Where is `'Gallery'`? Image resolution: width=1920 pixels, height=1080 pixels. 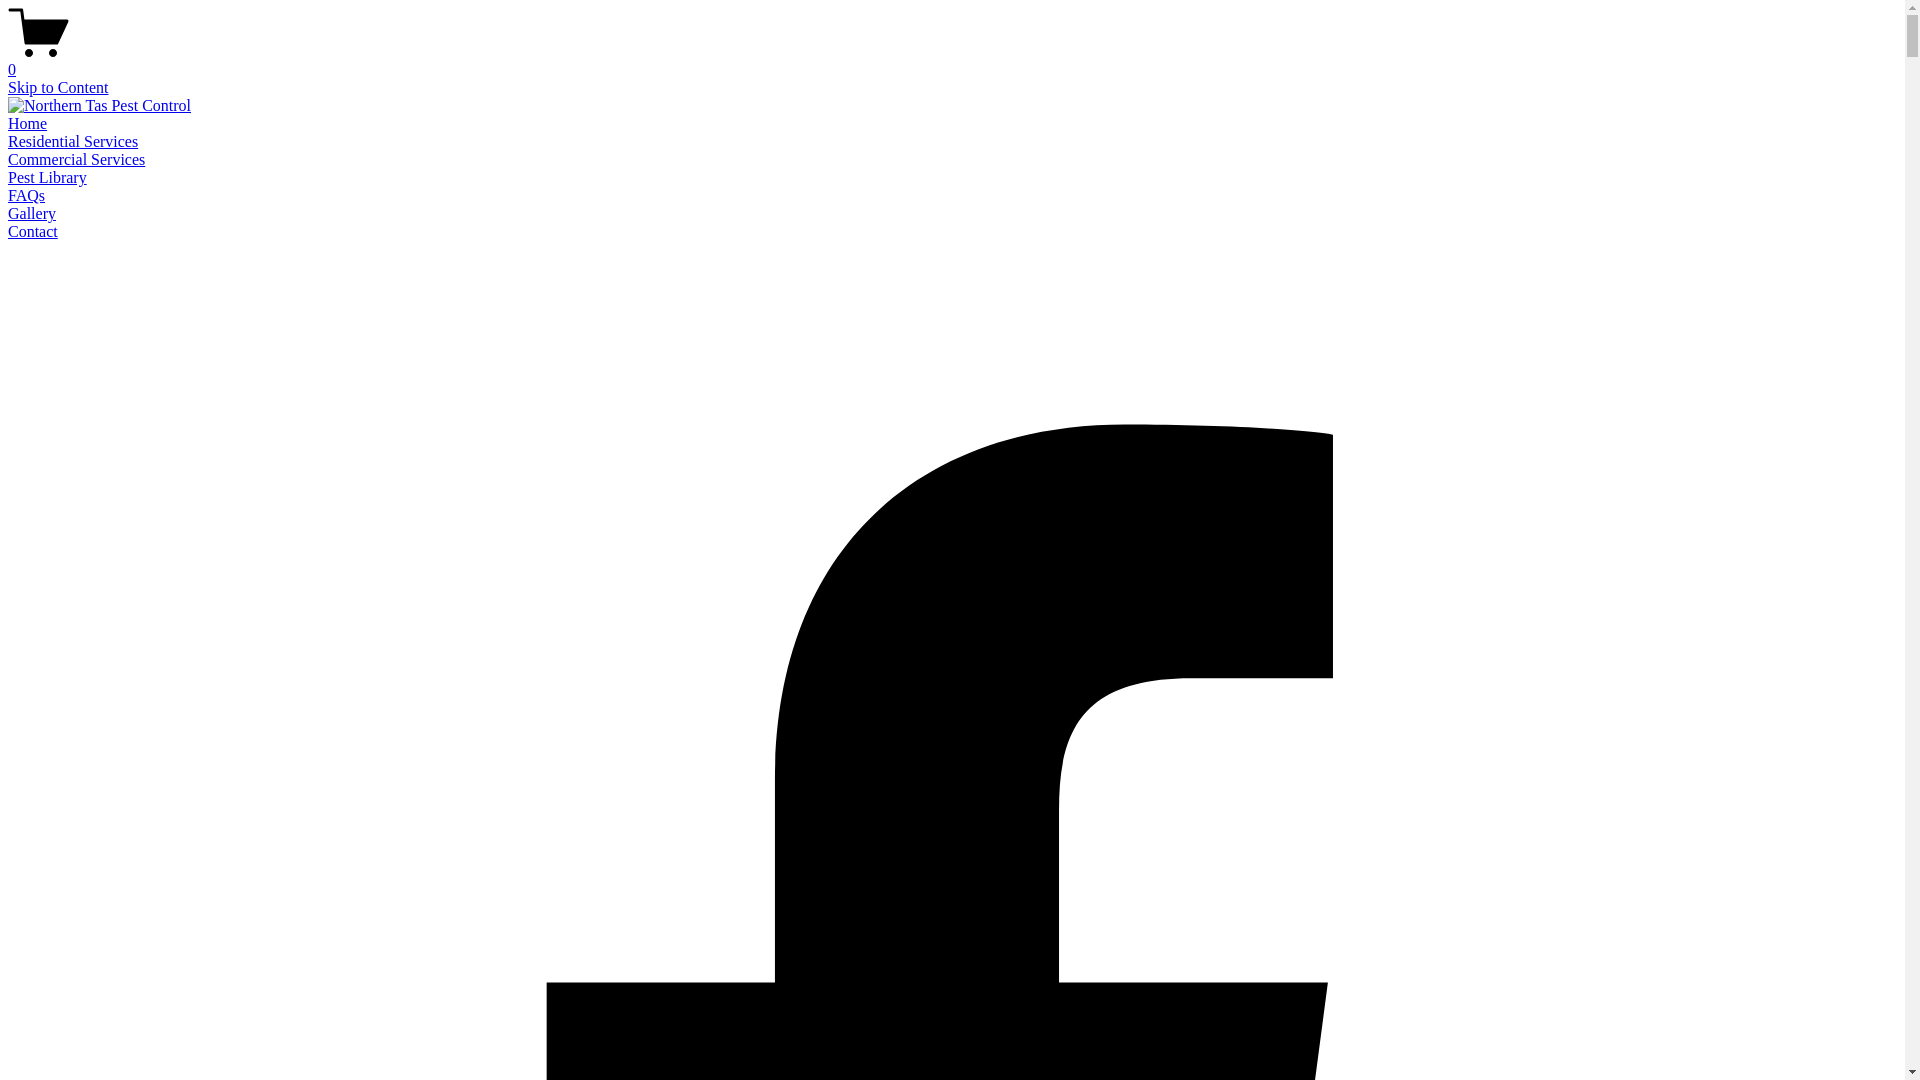
'Gallery' is located at coordinates (32, 213).